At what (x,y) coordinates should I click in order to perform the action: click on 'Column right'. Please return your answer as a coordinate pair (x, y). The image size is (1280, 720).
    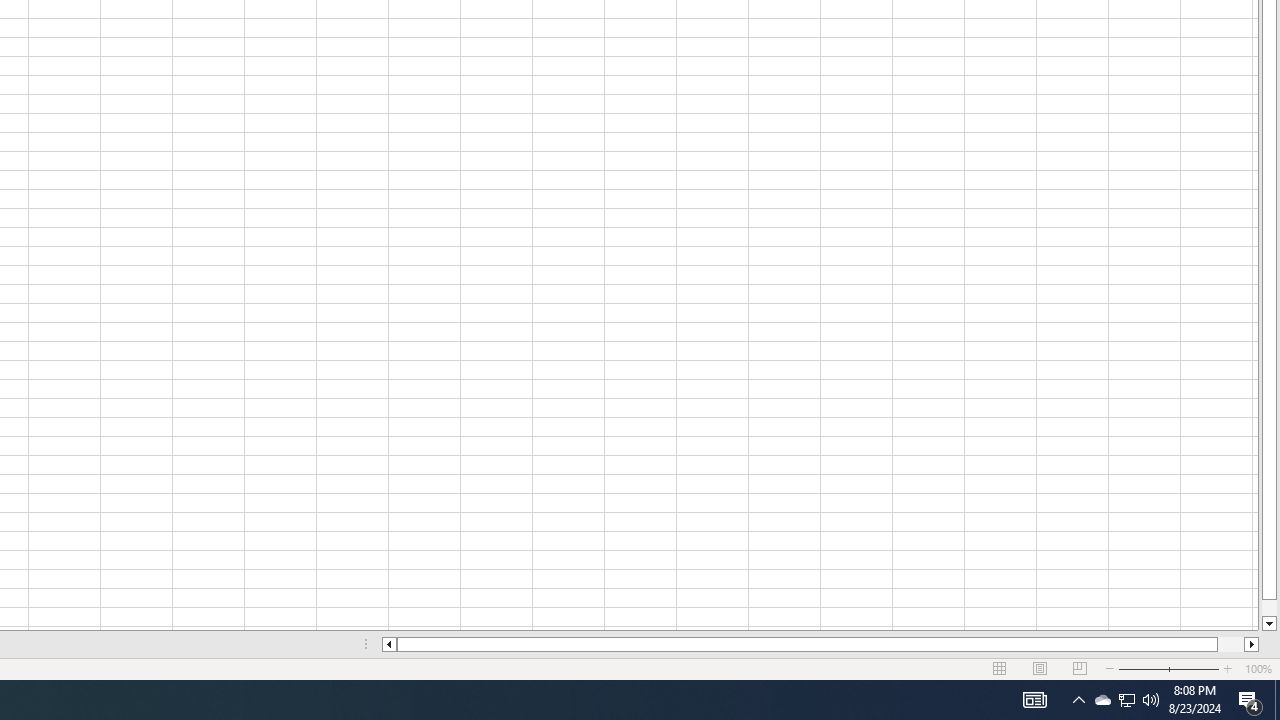
    Looking at the image, I should click on (1251, 644).